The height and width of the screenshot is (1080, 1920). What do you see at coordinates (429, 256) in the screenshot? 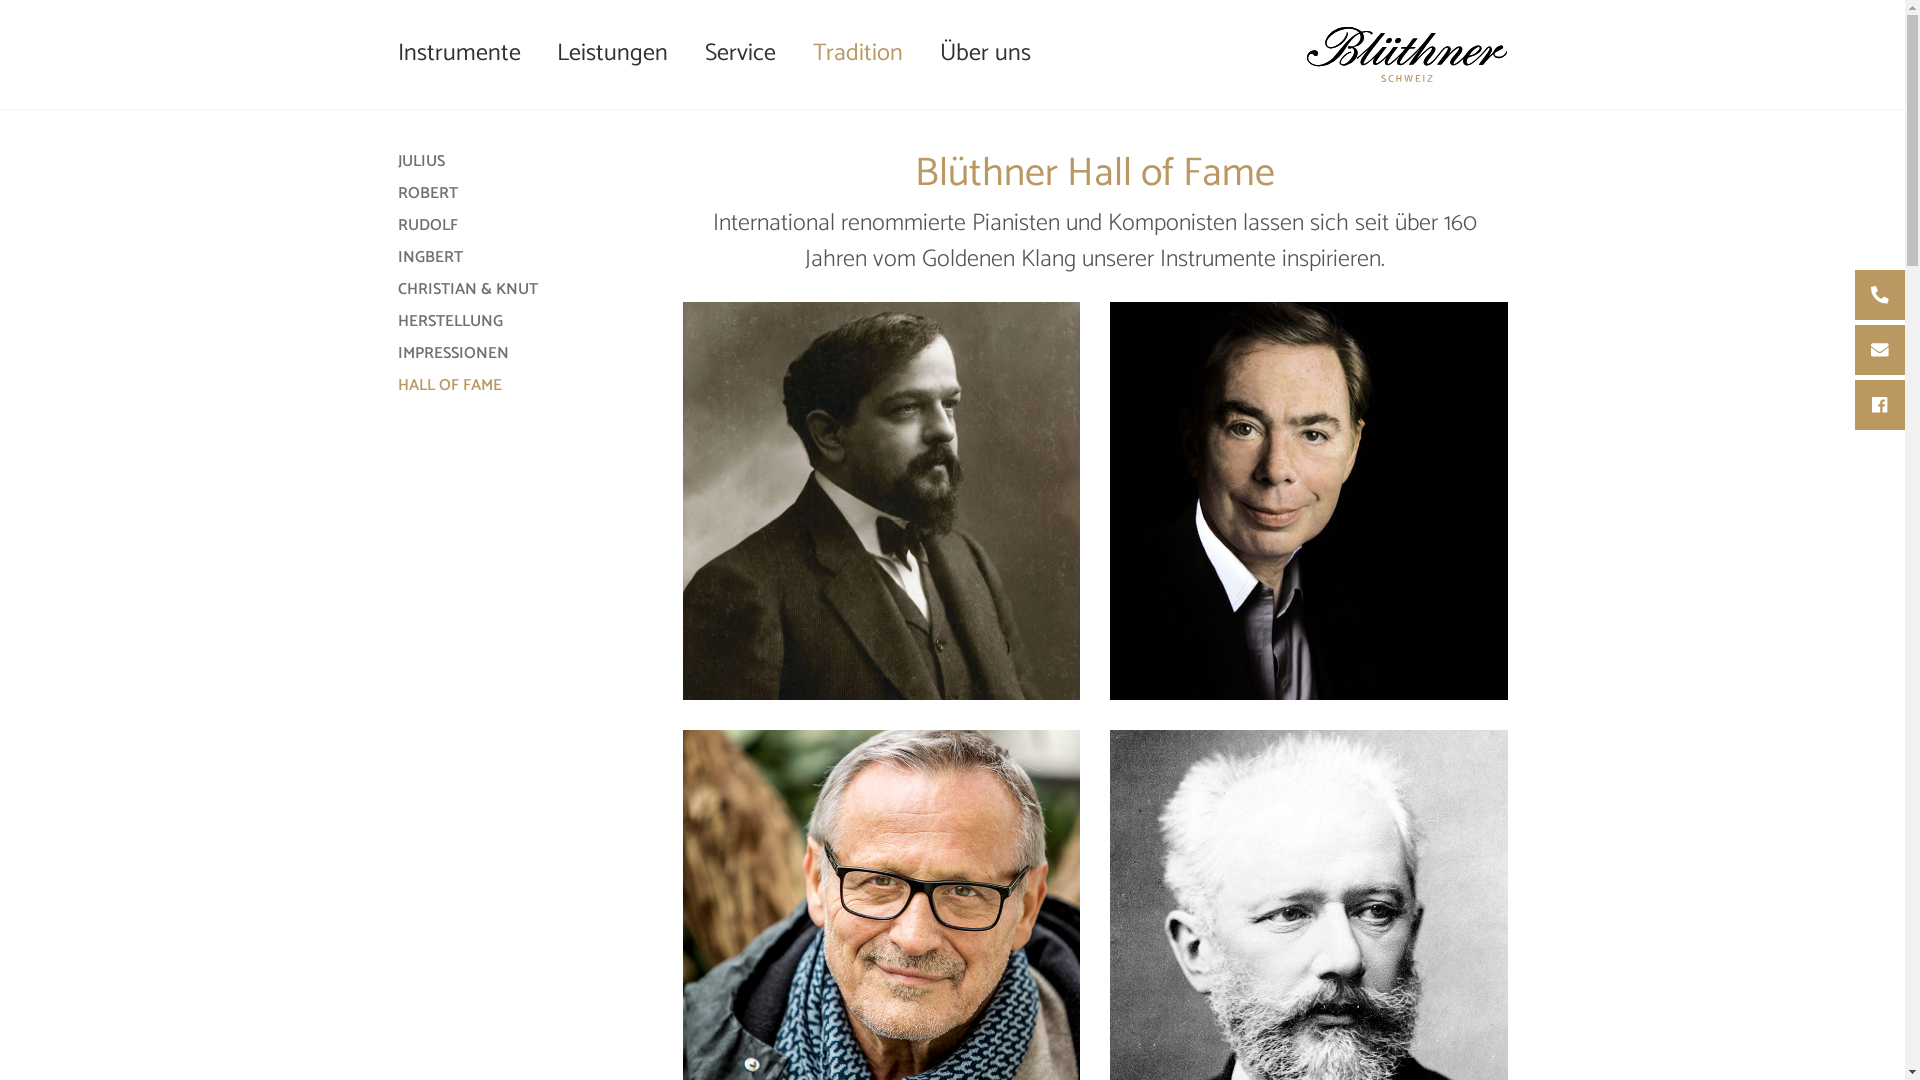
I see `'INGBERT'` at bounding box center [429, 256].